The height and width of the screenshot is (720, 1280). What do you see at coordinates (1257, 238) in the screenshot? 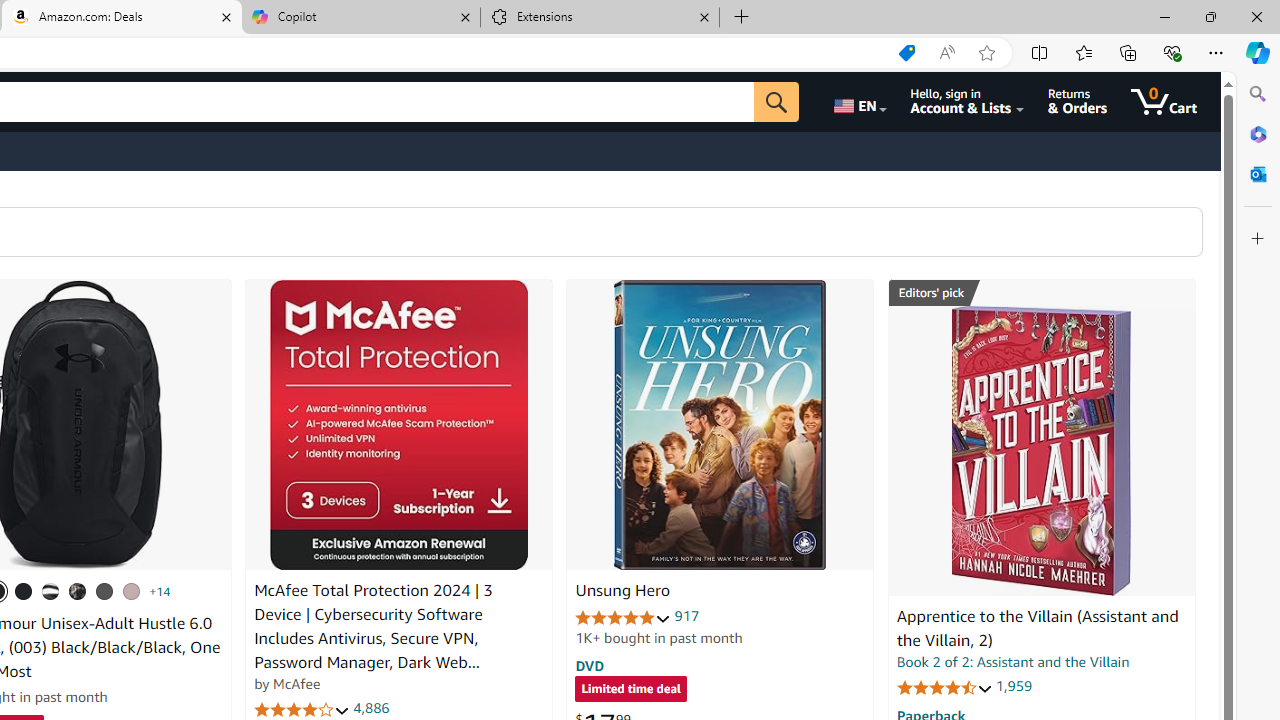
I see `'Customize'` at bounding box center [1257, 238].